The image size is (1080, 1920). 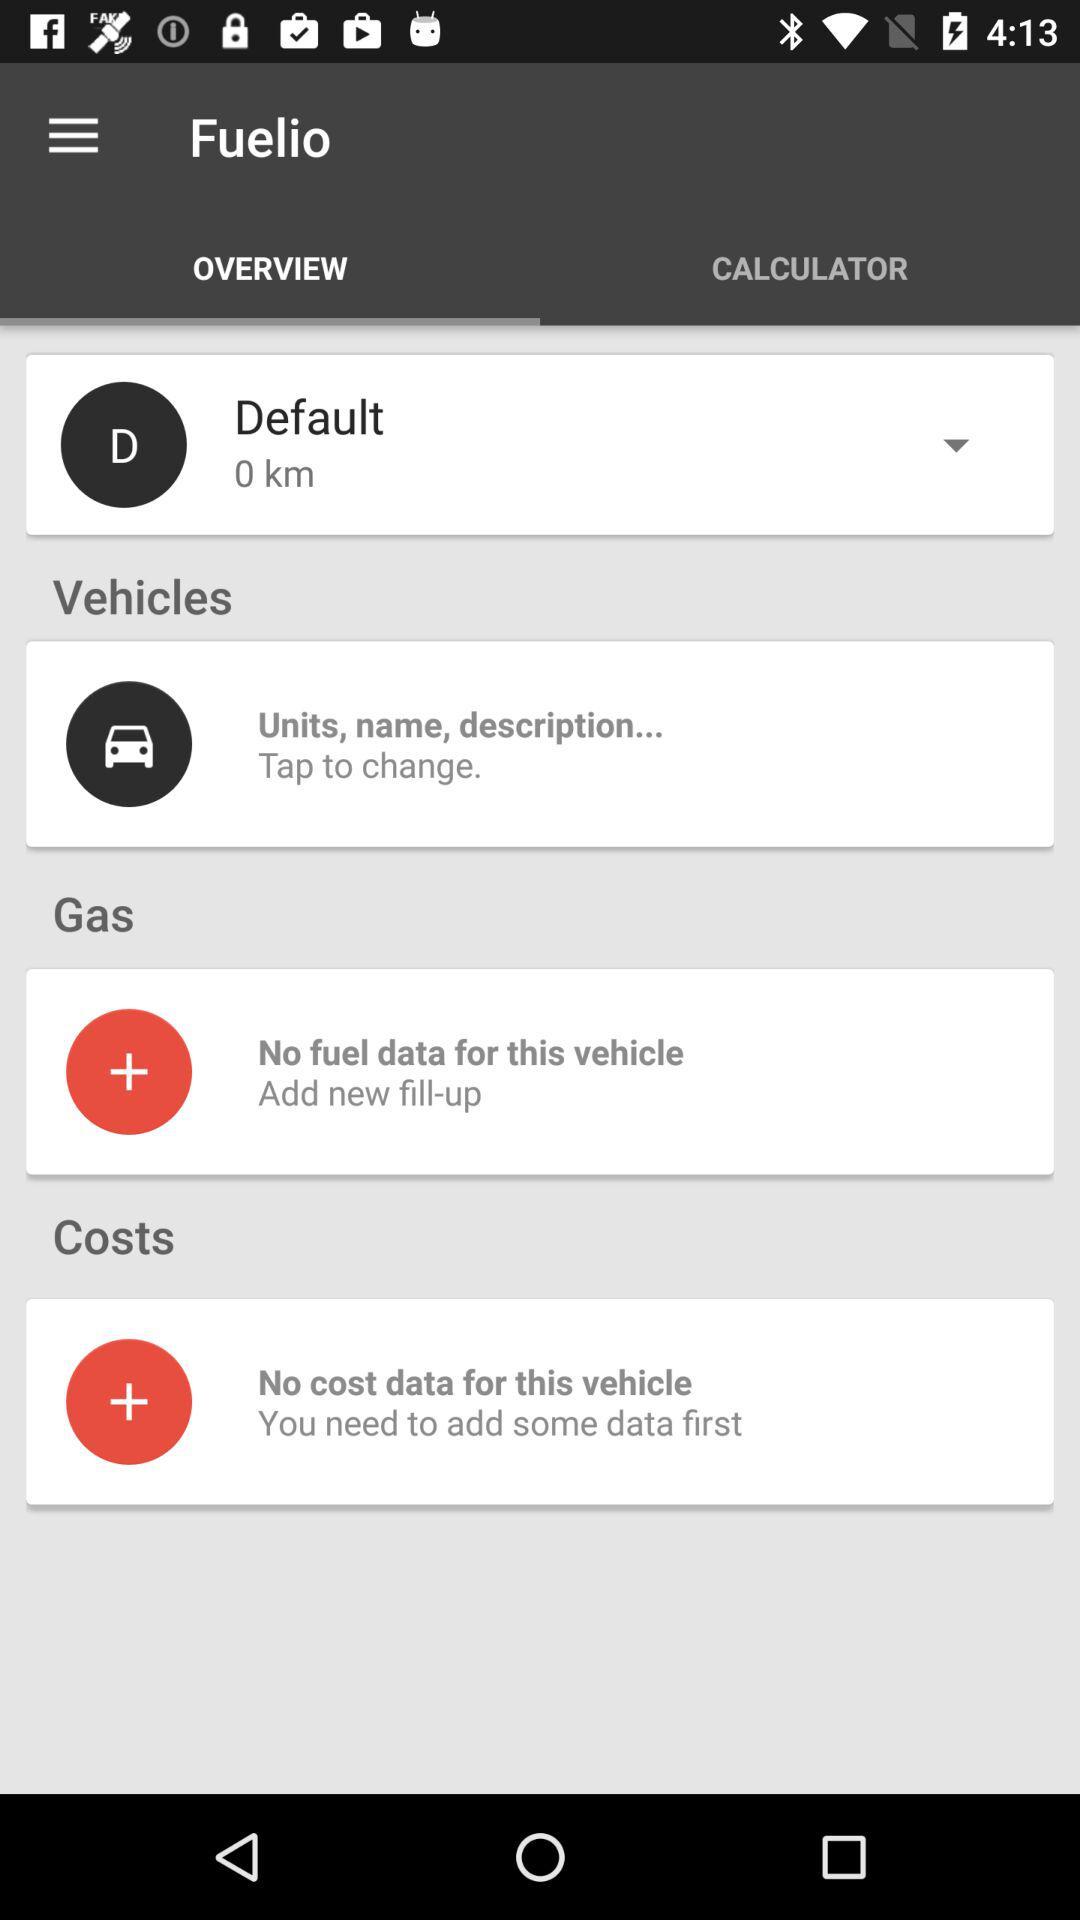 What do you see at coordinates (128, 1070) in the screenshot?
I see `the icon below gas` at bounding box center [128, 1070].